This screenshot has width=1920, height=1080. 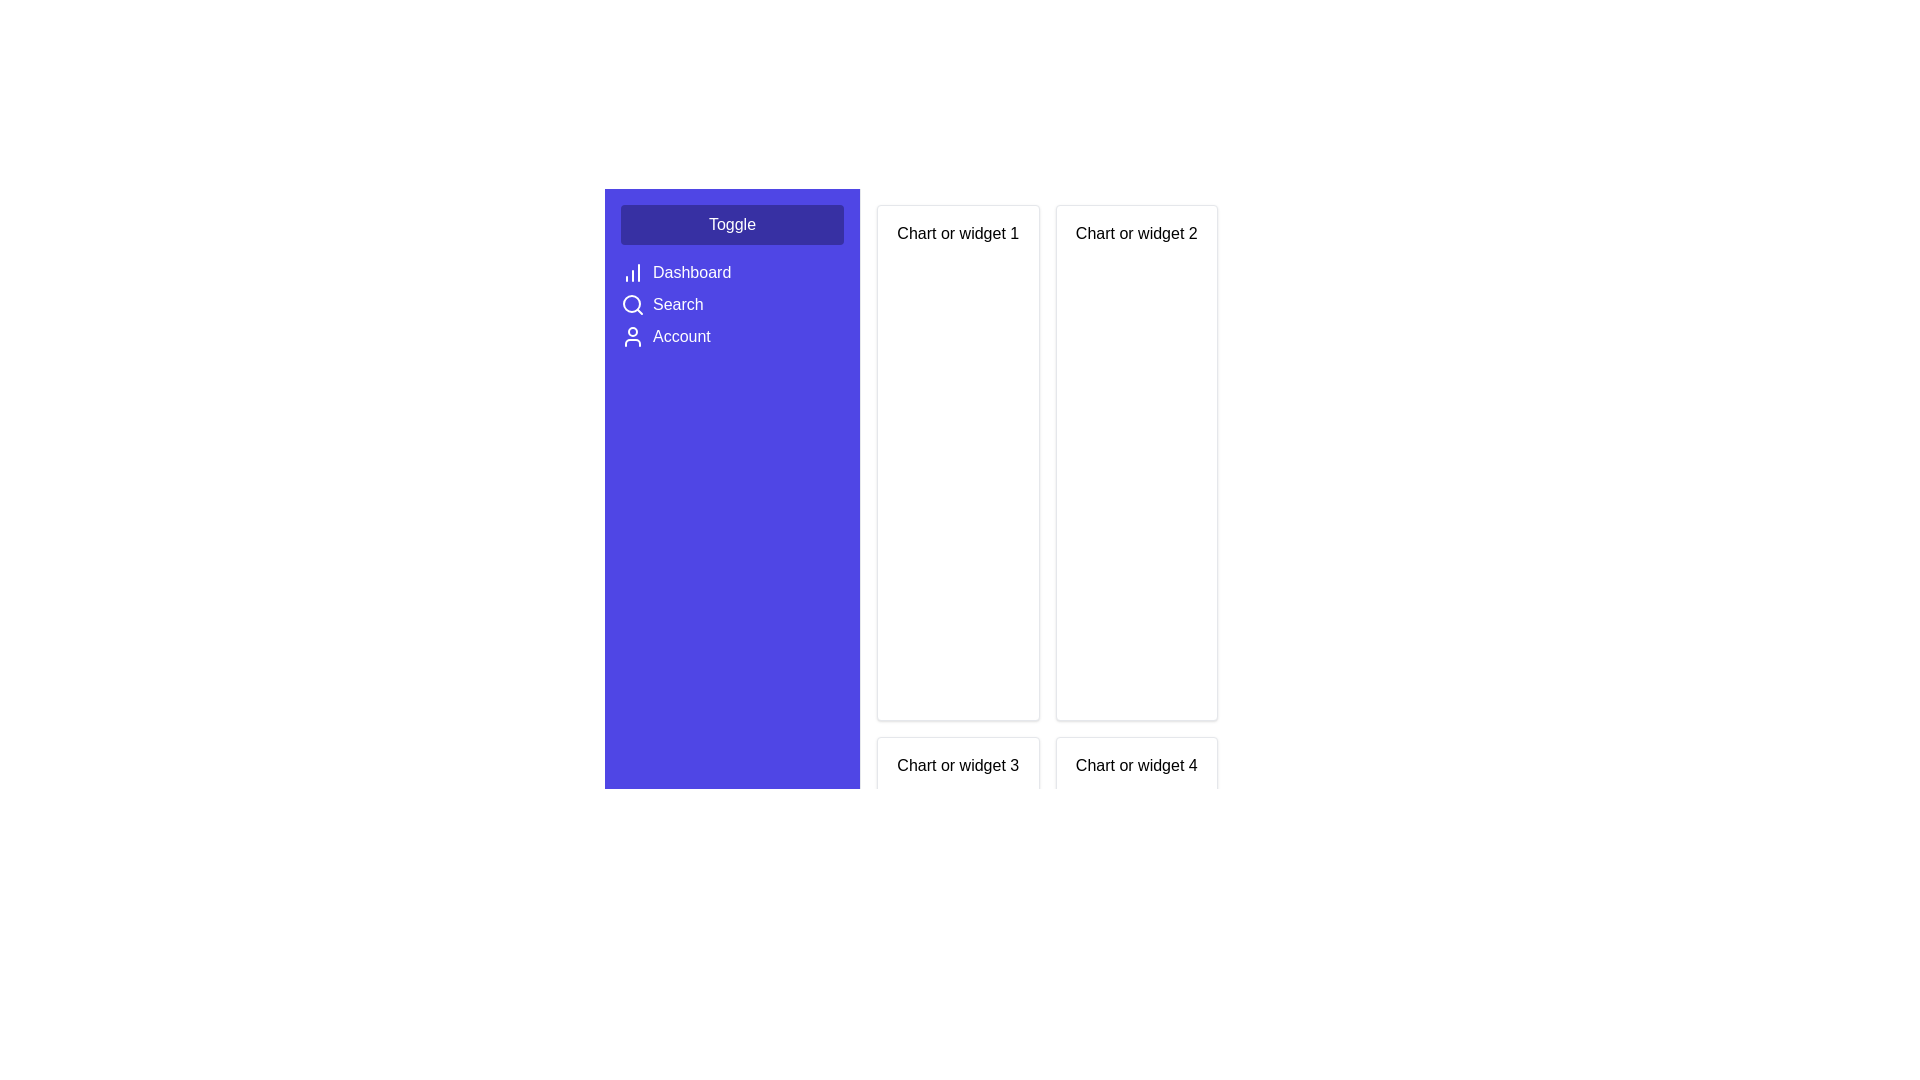 What do you see at coordinates (731, 335) in the screenshot?
I see `the 'Account' navigation menu item, which is the third item in the vertical sidebar` at bounding box center [731, 335].